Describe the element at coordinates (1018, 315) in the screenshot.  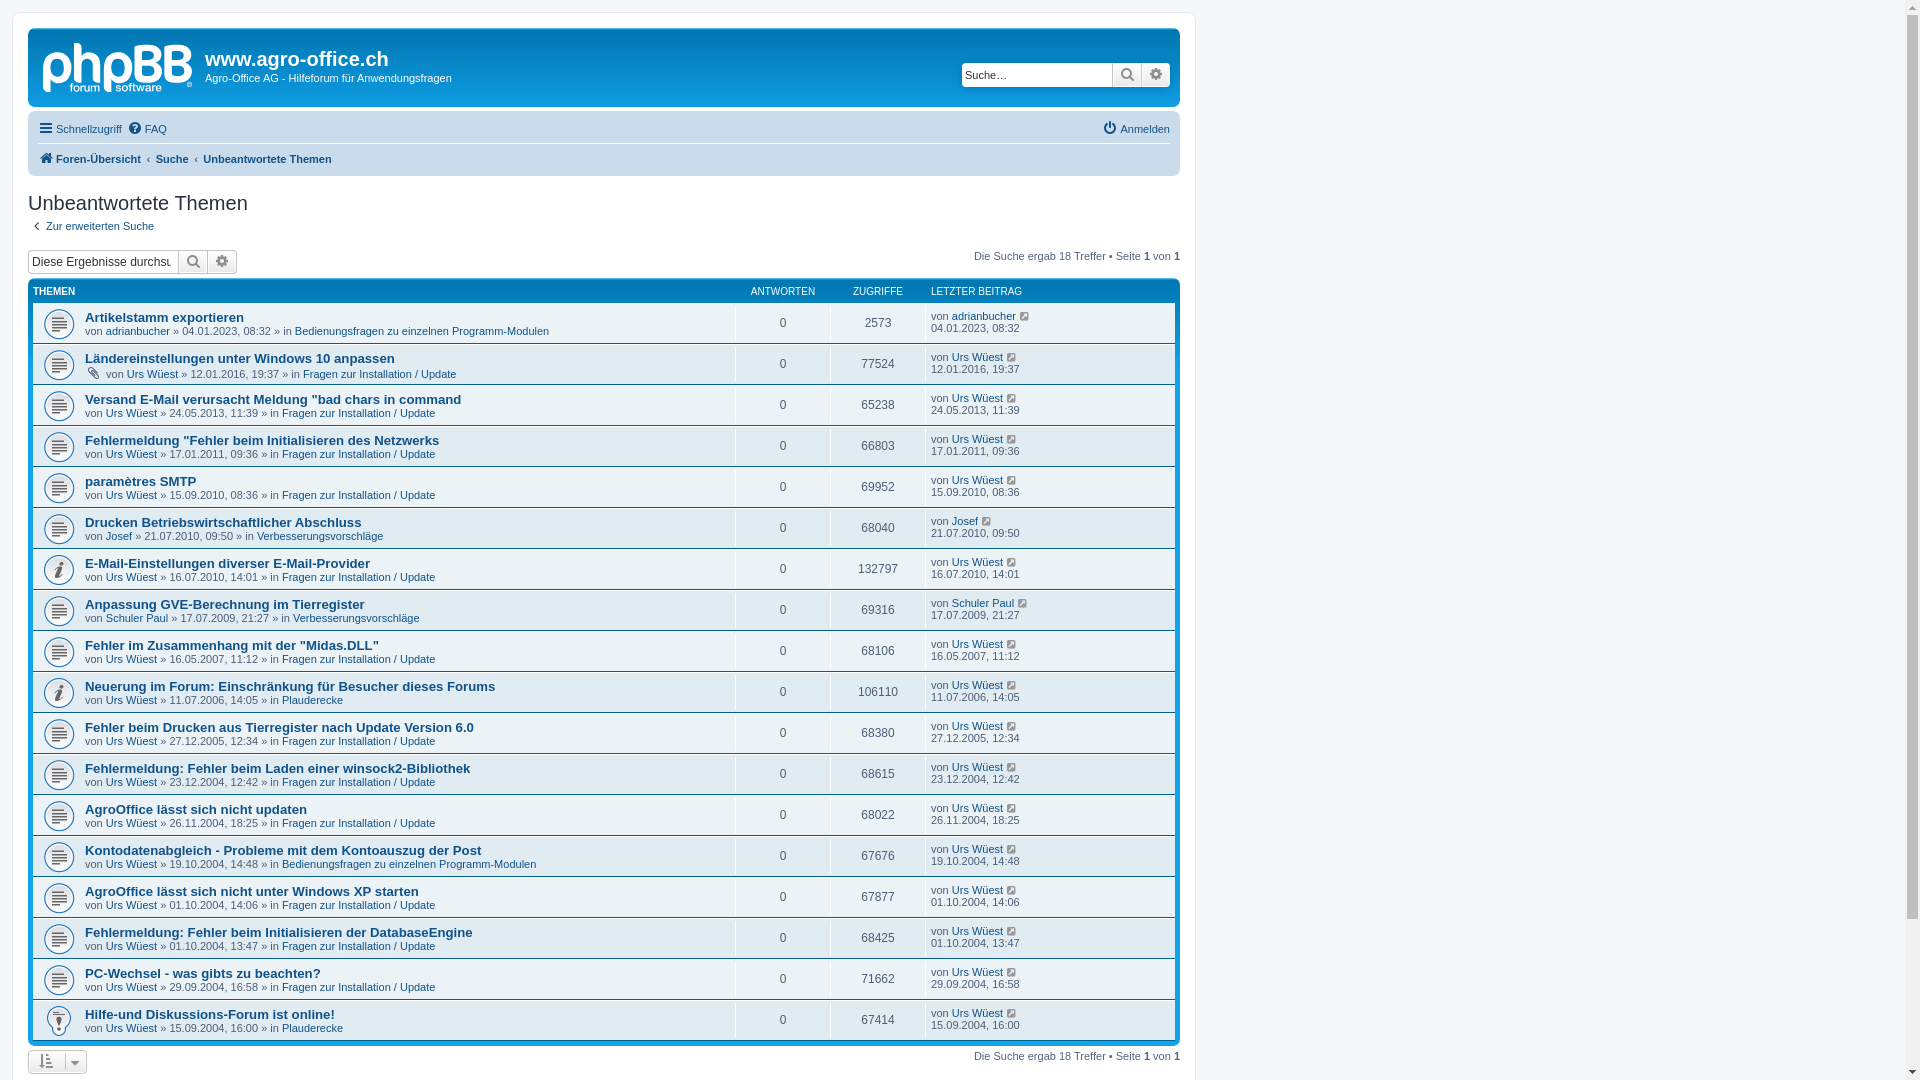
I see `'Gehe zum letzten Beitrag'` at that location.